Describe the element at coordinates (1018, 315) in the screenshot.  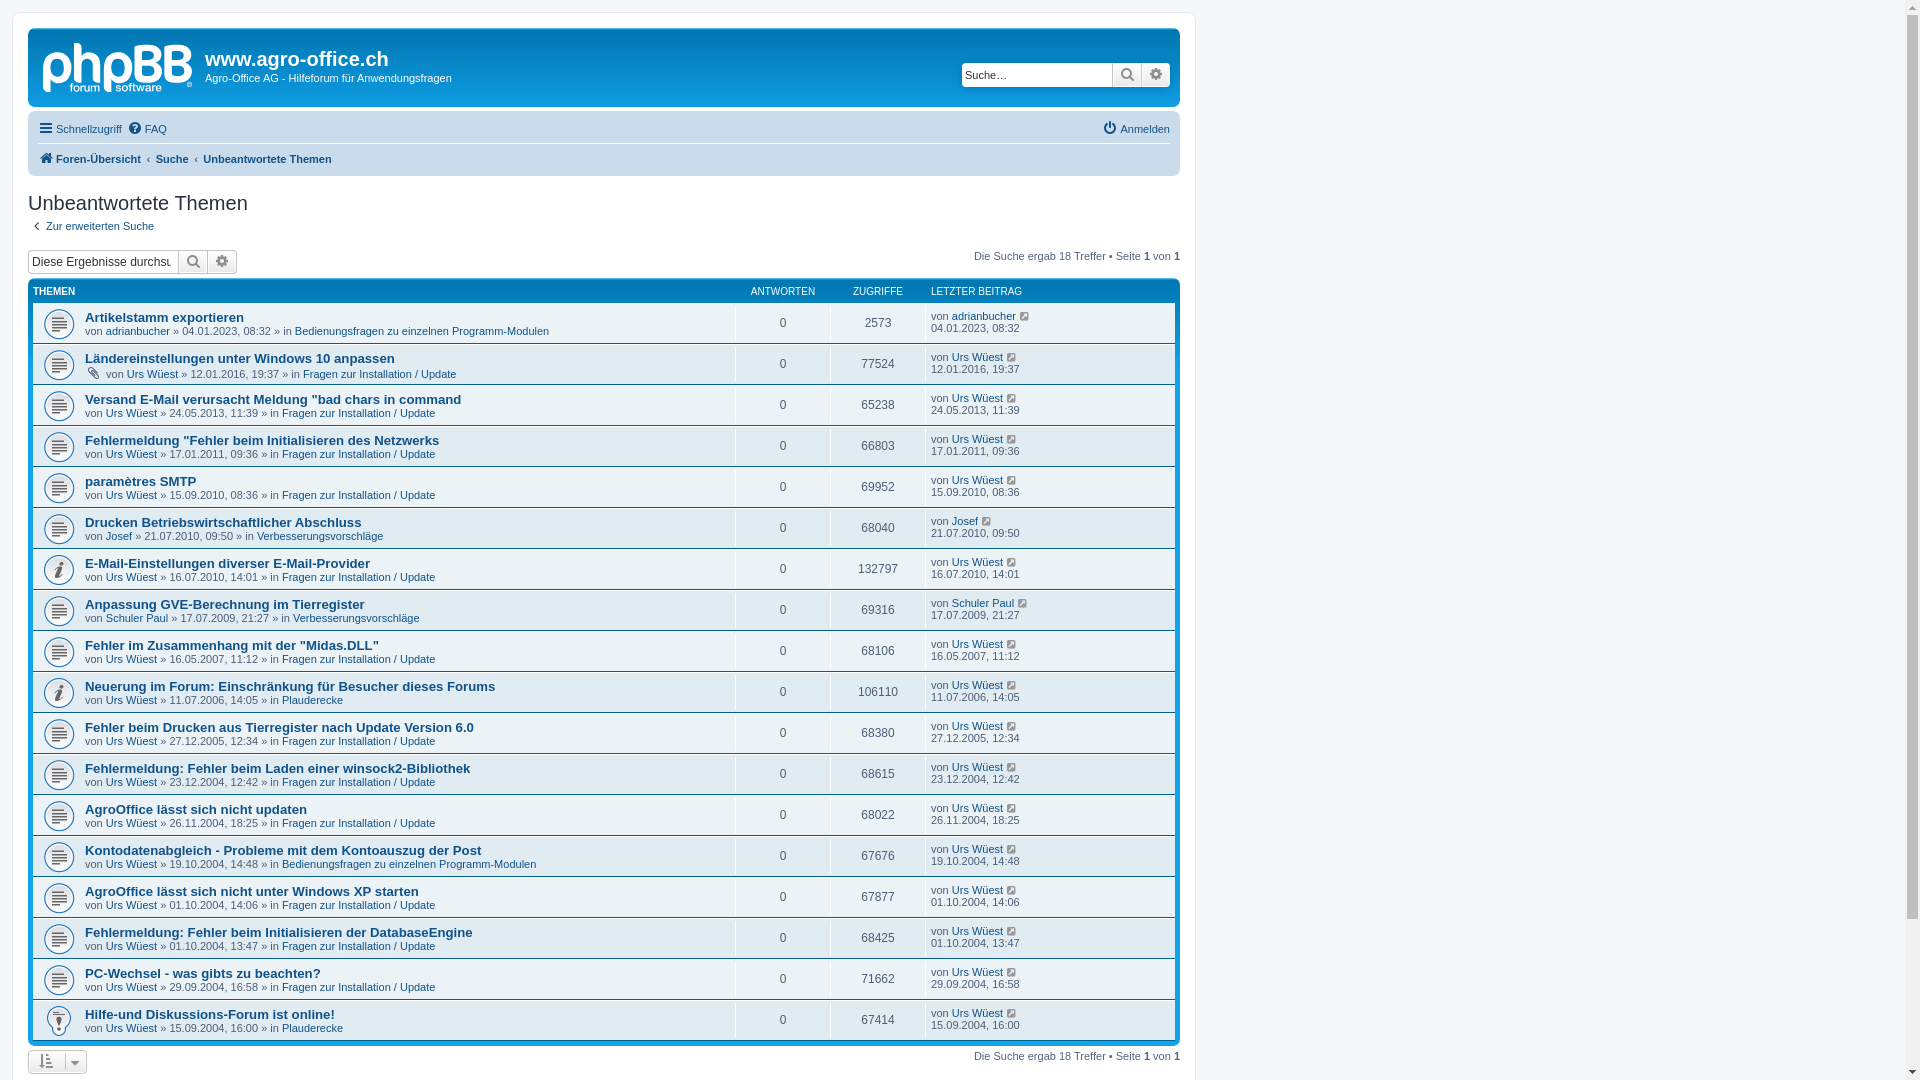
I see `'Gehe zum letzten Beitrag'` at that location.